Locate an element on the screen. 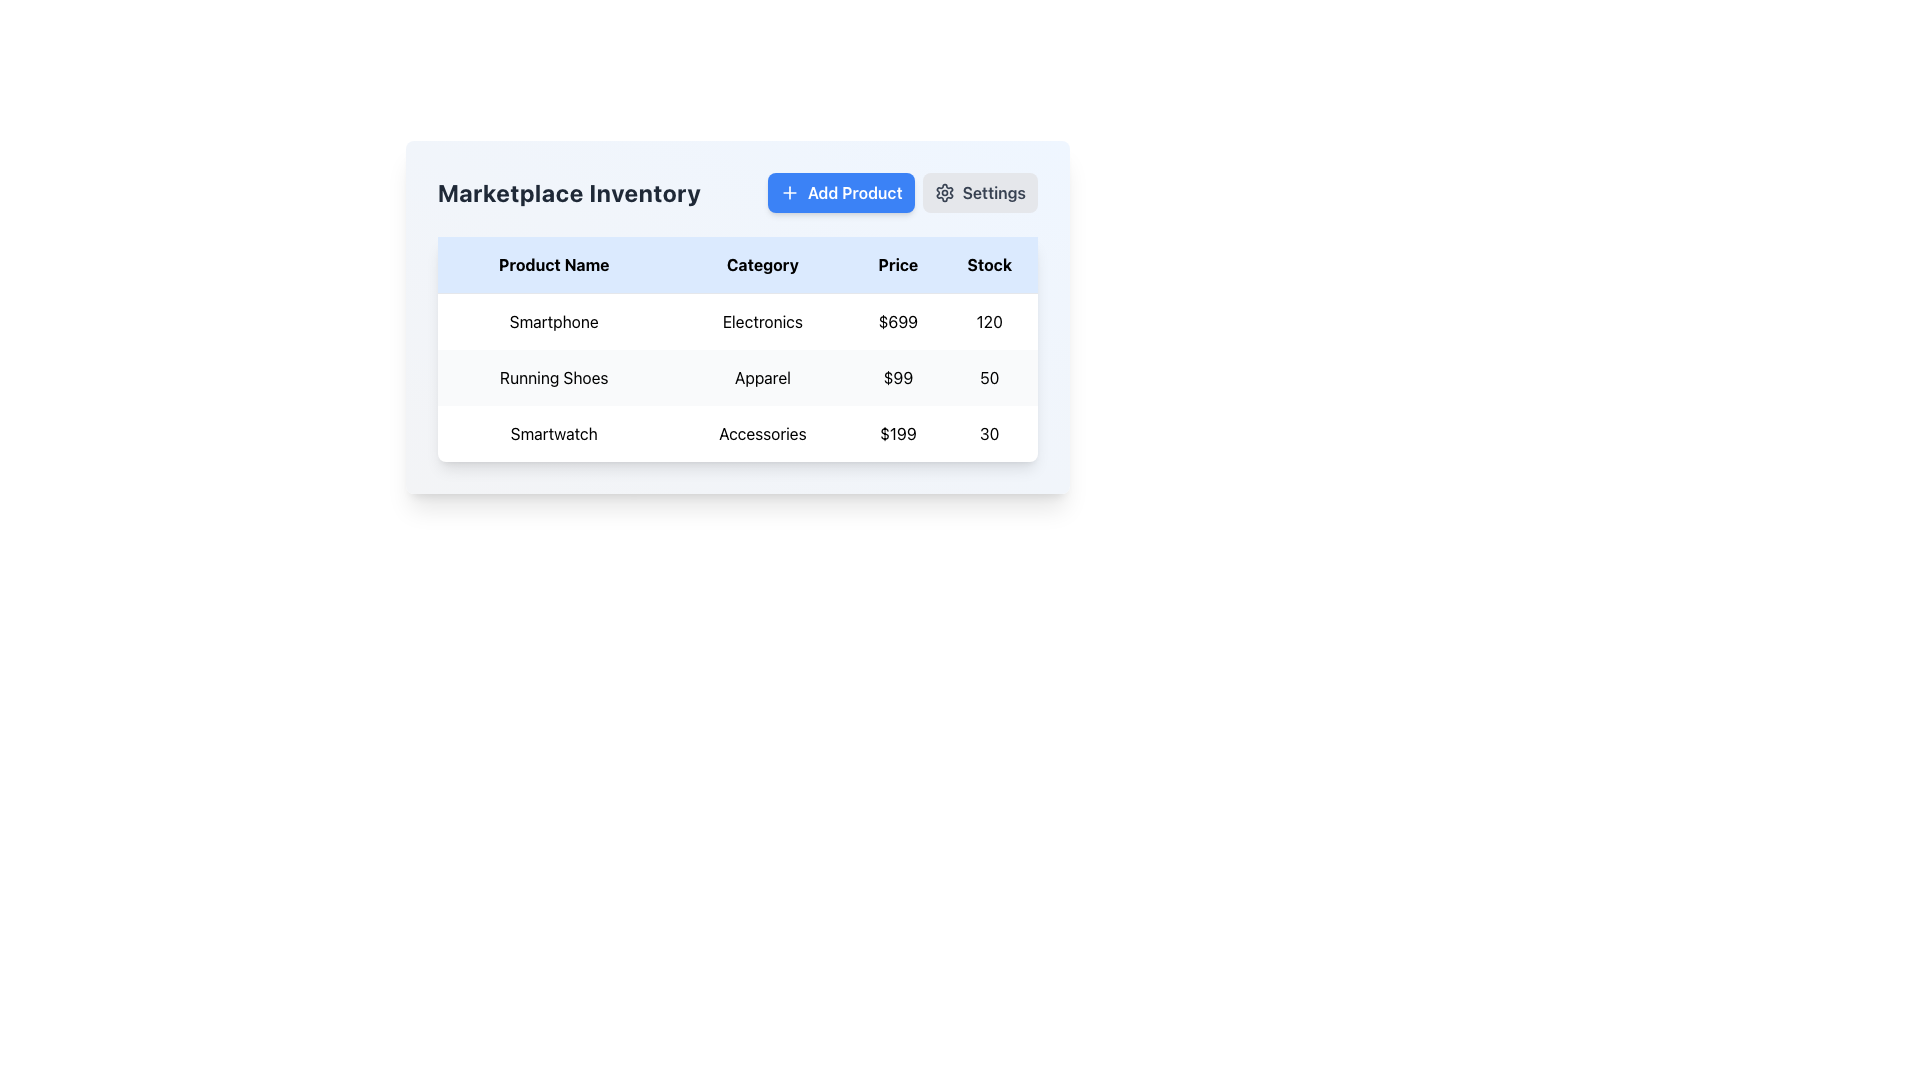  the third row of the product table that displays product information including name, category, price, and stock level, if interactivity is enabled is located at coordinates (737, 433).